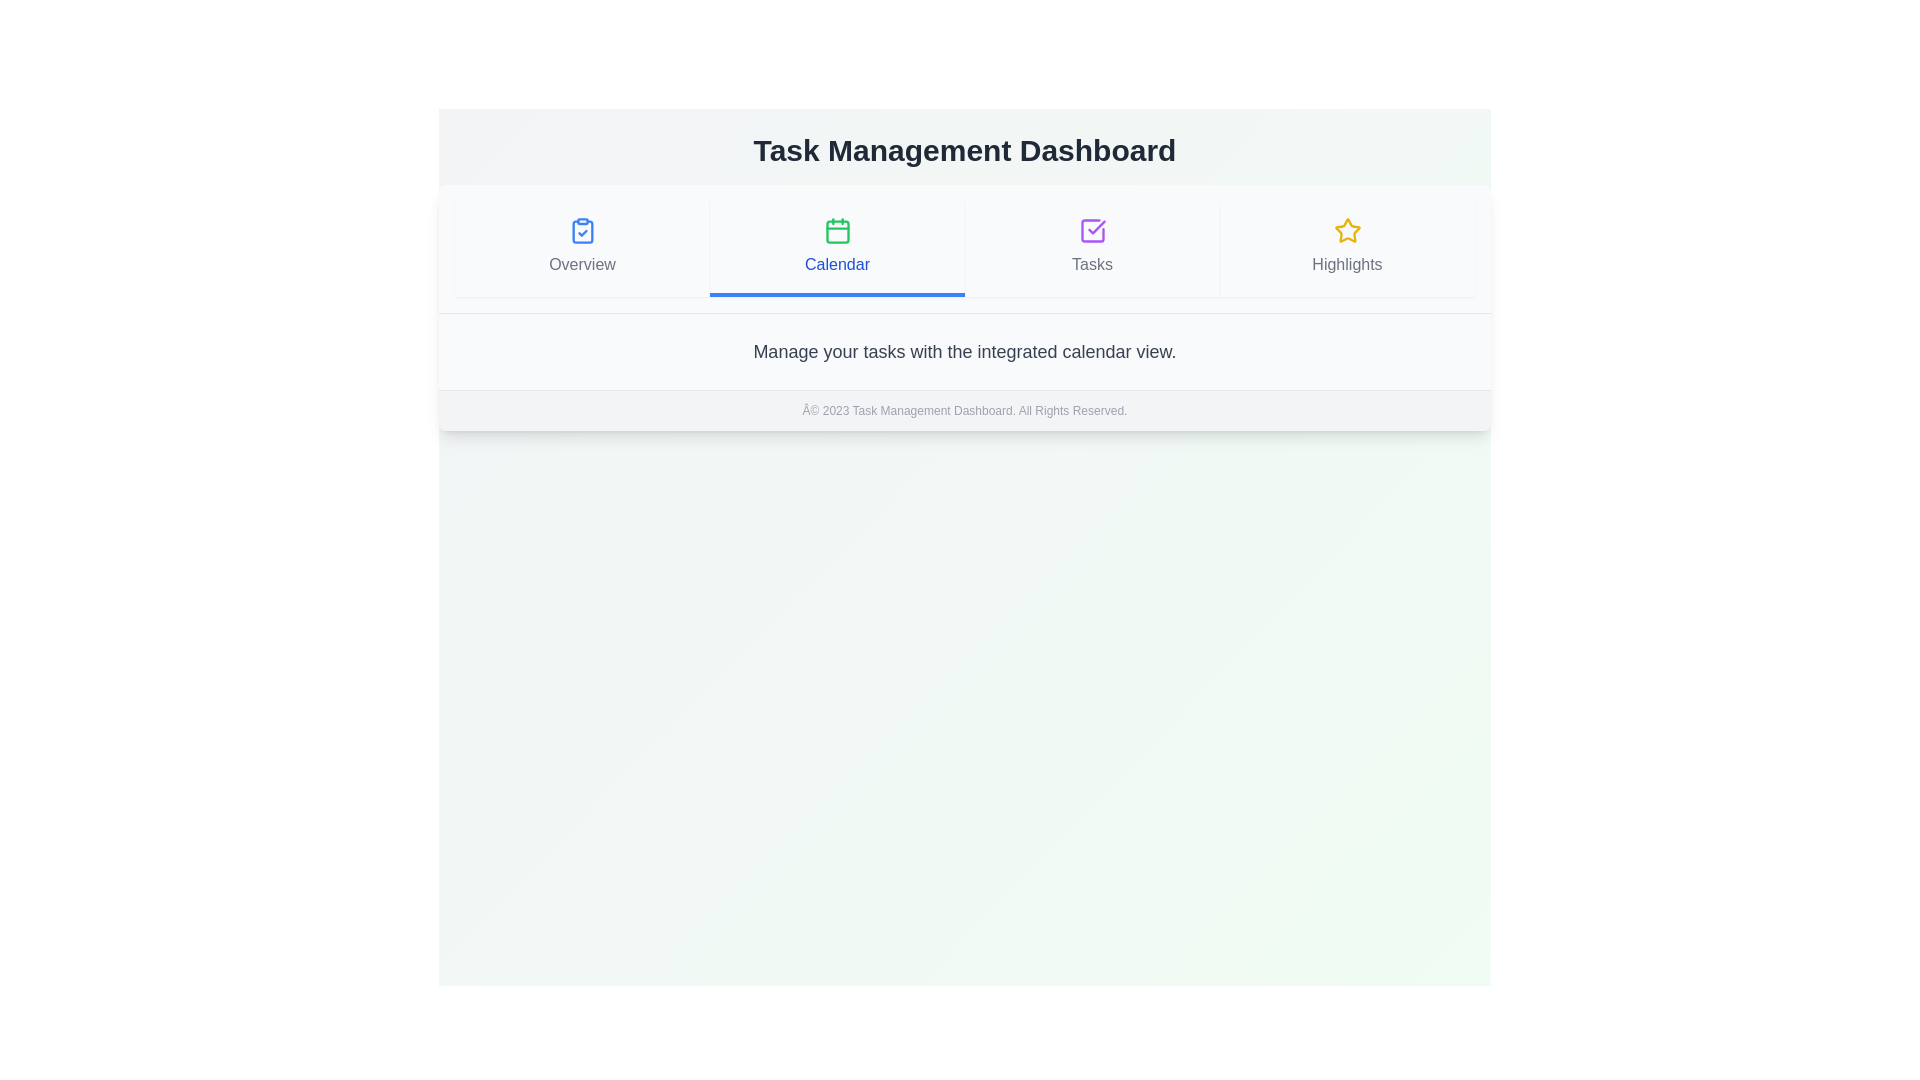 The height and width of the screenshot is (1080, 1920). Describe the element at coordinates (1091, 264) in the screenshot. I see `'Tasks' label text located in the third position of the horizontal menu, which is aligned below the purple check icon` at that location.